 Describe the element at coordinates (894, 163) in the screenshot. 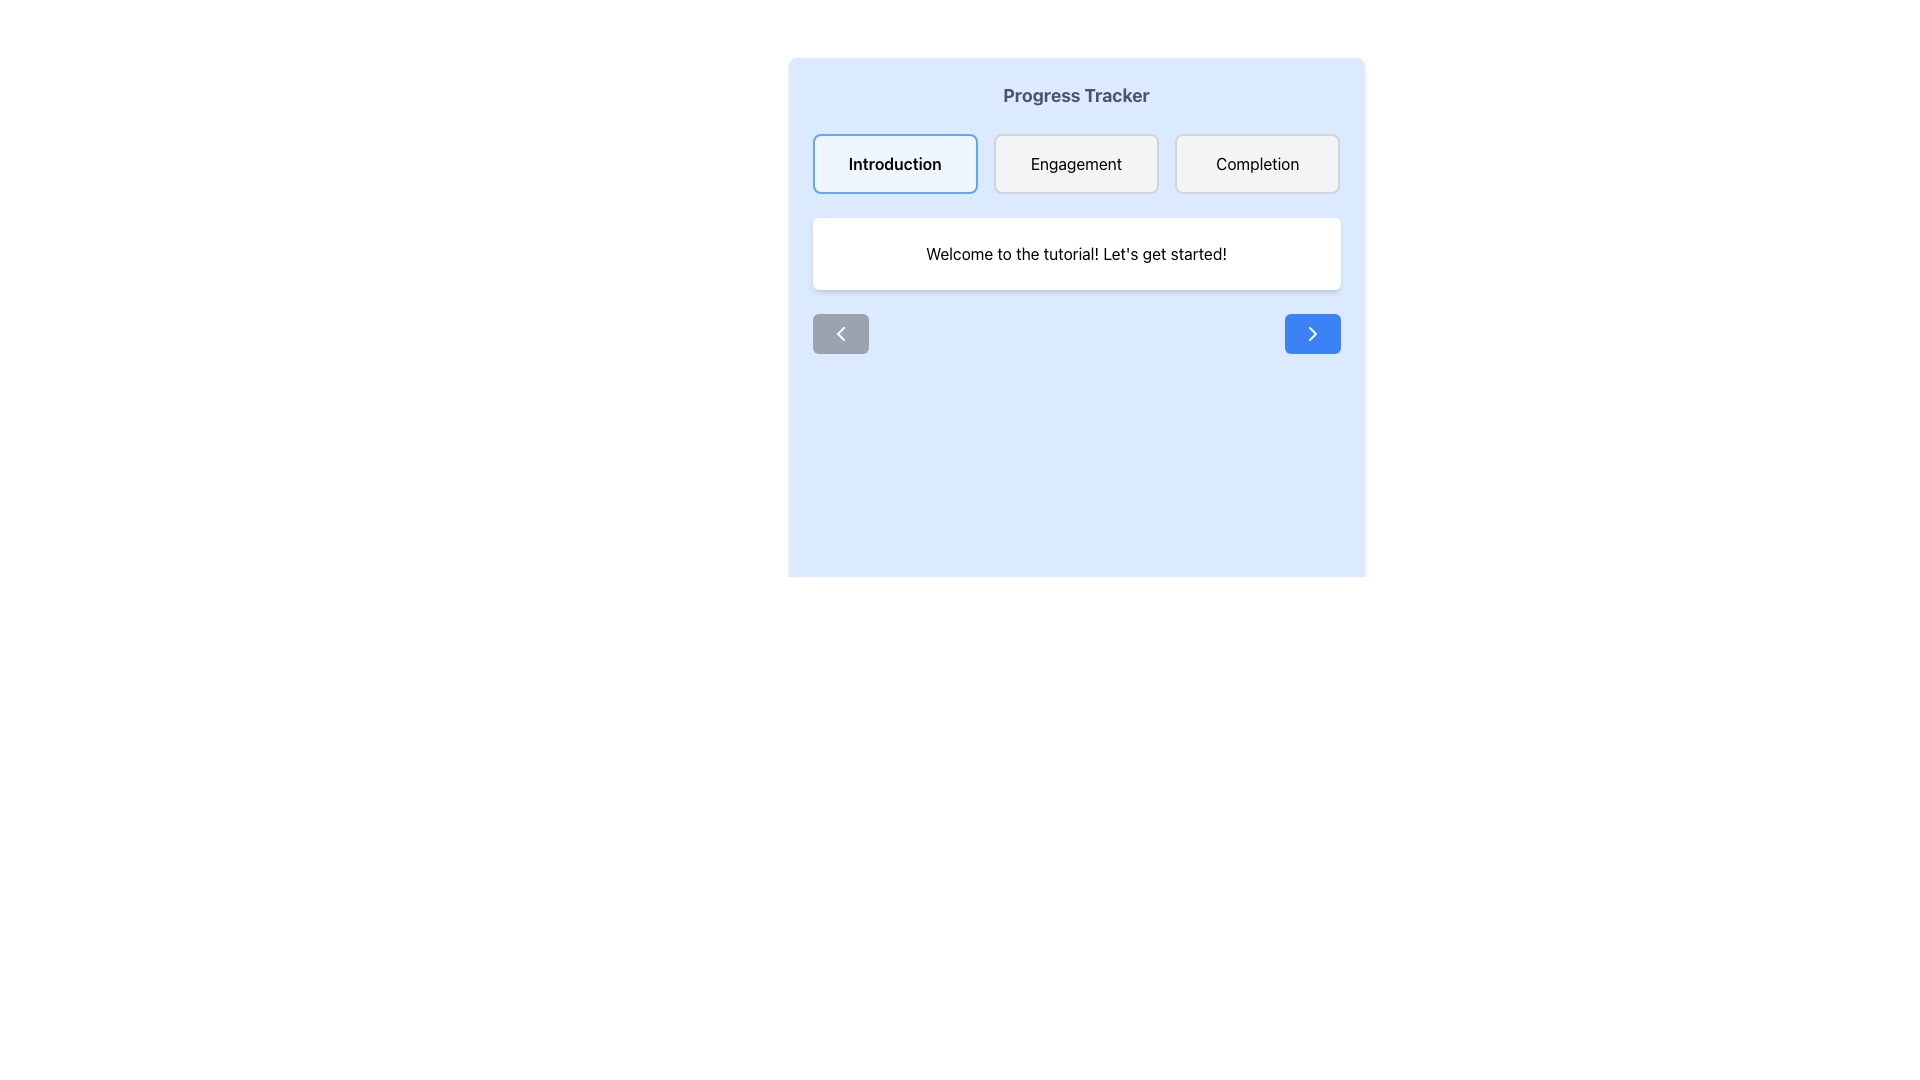

I see `the 'Introduction' button, which is a light blue rectangular button with bold text, located at the top of the interface under the 'Progress Tracker' title` at that location.